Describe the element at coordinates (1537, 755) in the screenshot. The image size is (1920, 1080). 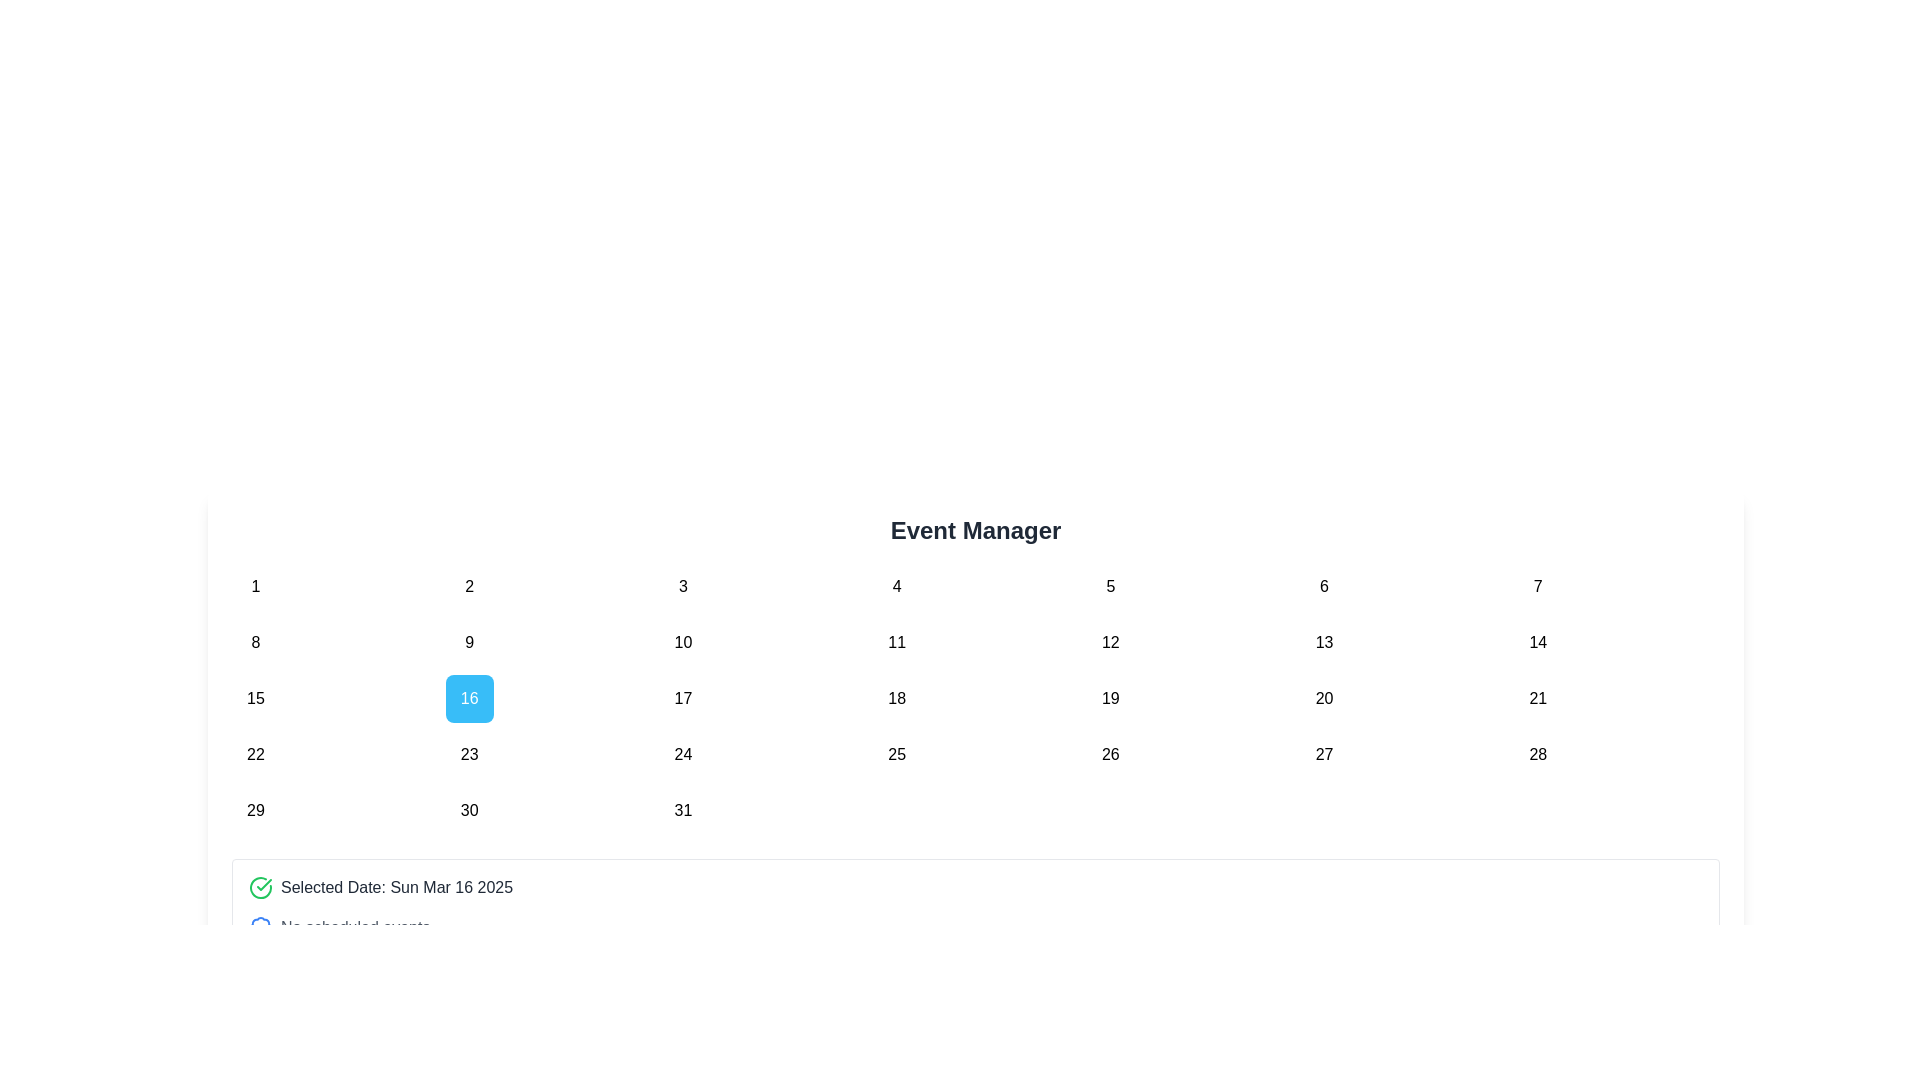
I see `the selectable date button located in the 7th position of the fourth row in a calendar grid` at that location.